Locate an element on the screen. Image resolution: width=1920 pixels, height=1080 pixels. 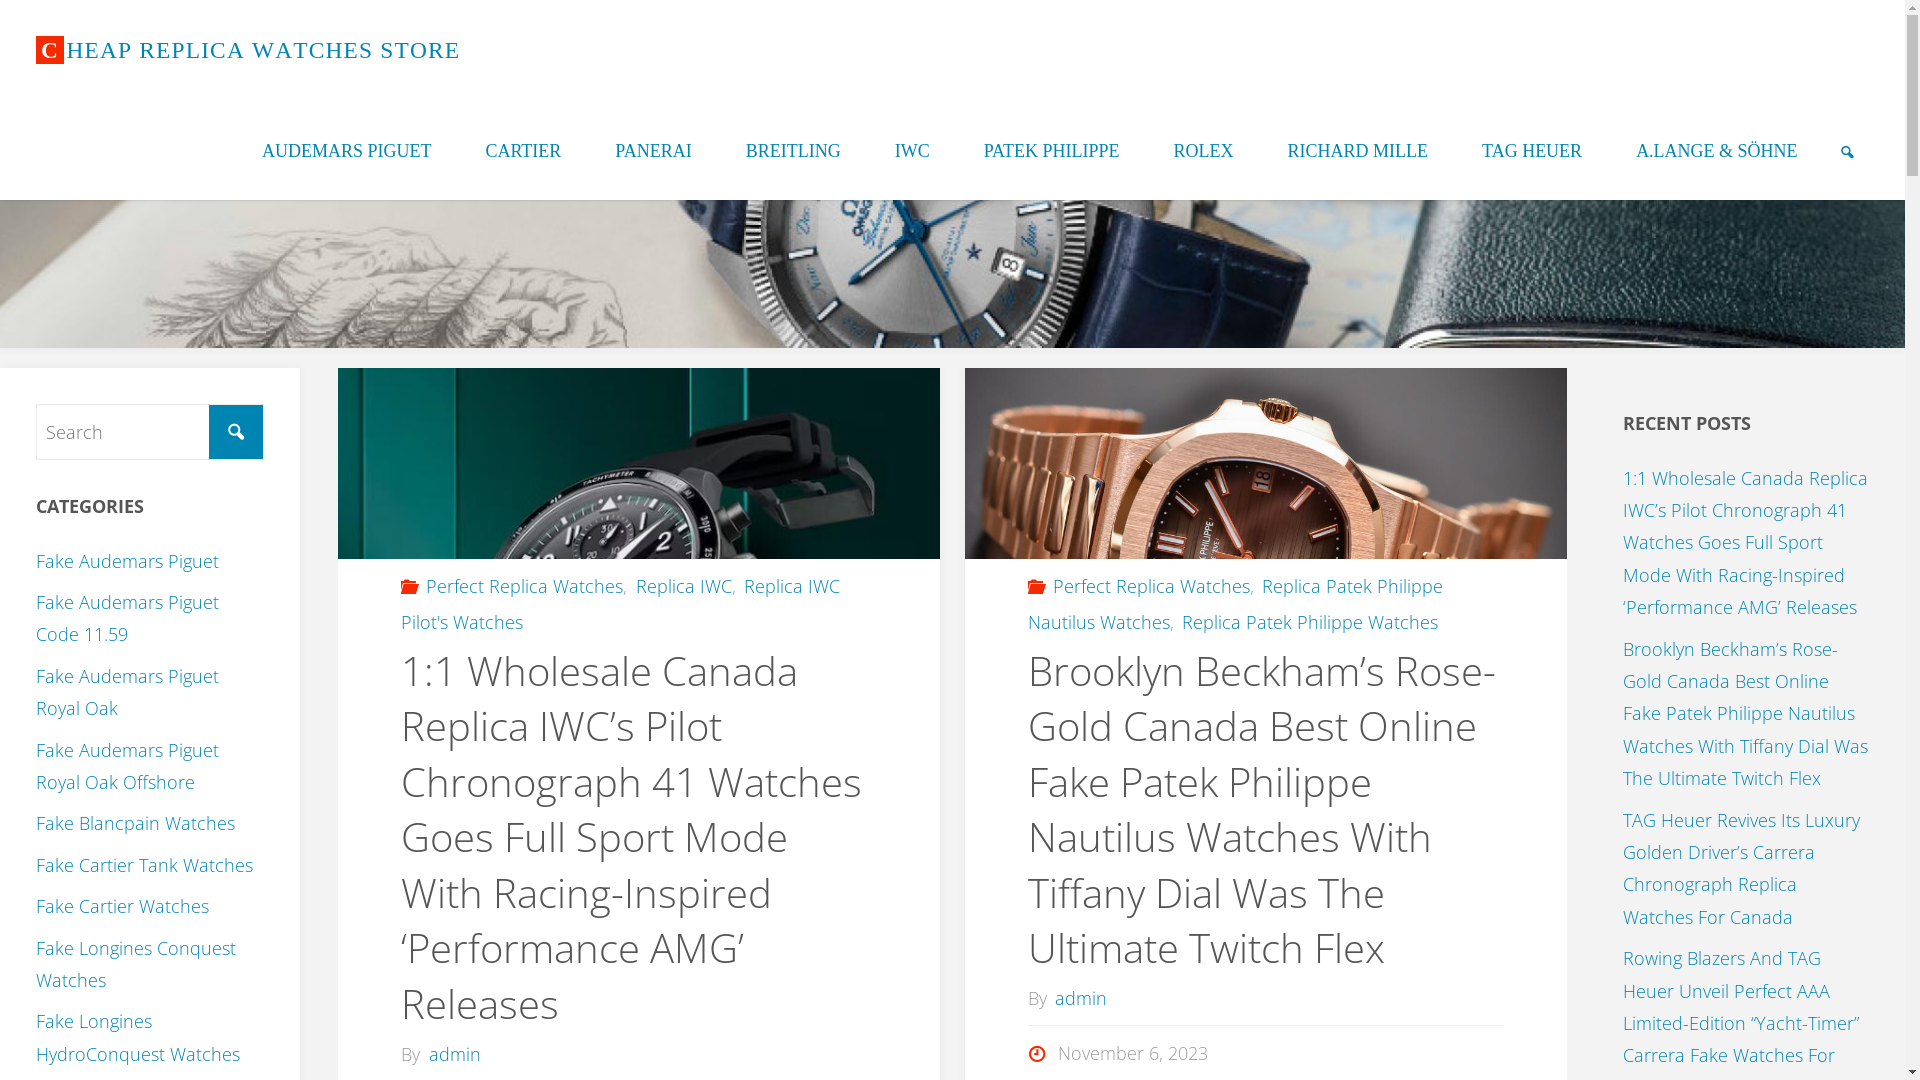
'admin' is located at coordinates (1050, 998).